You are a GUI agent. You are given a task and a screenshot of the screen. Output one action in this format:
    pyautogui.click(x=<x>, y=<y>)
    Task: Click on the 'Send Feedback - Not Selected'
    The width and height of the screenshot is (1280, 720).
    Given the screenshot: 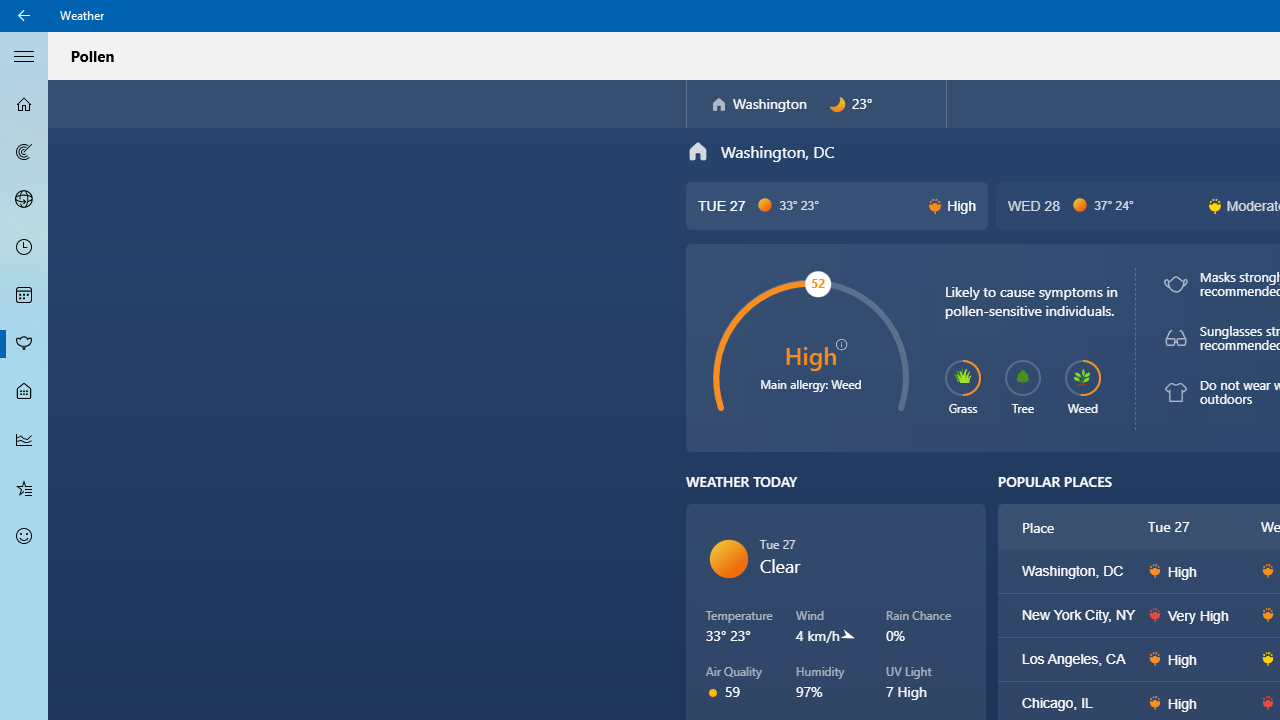 What is the action you would take?
    pyautogui.click(x=24, y=535)
    